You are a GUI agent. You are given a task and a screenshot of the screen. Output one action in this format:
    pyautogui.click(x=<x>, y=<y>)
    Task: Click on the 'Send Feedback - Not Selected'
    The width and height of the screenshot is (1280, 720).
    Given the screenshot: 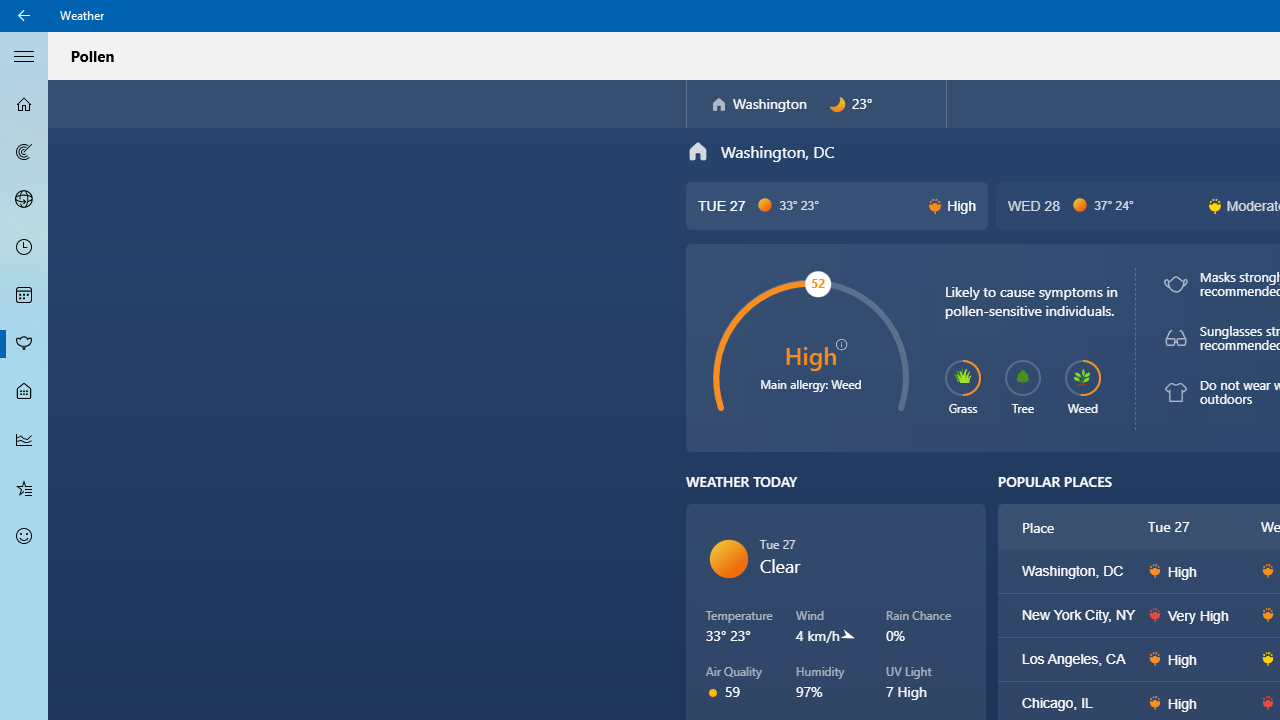 What is the action you would take?
    pyautogui.click(x=24, y=535)
    